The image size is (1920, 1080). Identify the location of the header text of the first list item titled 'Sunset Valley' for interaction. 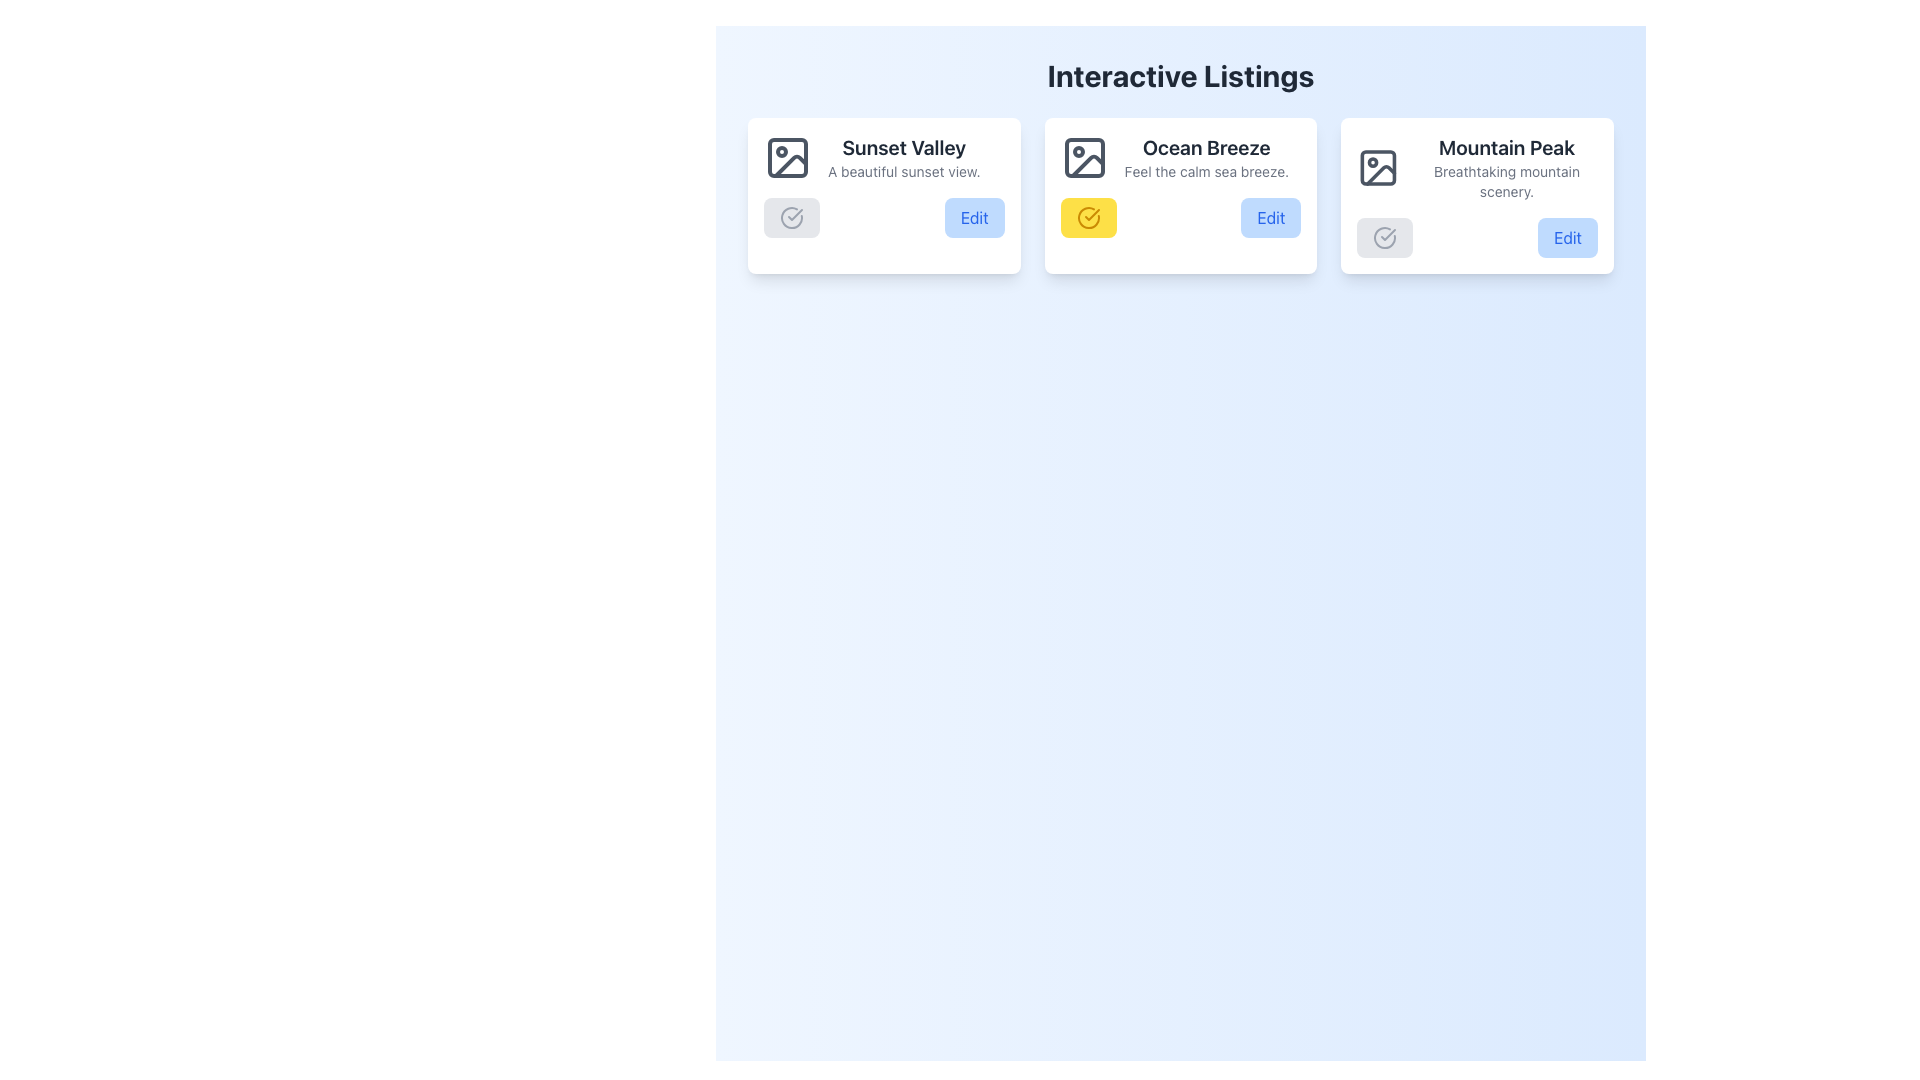
(882, 157).